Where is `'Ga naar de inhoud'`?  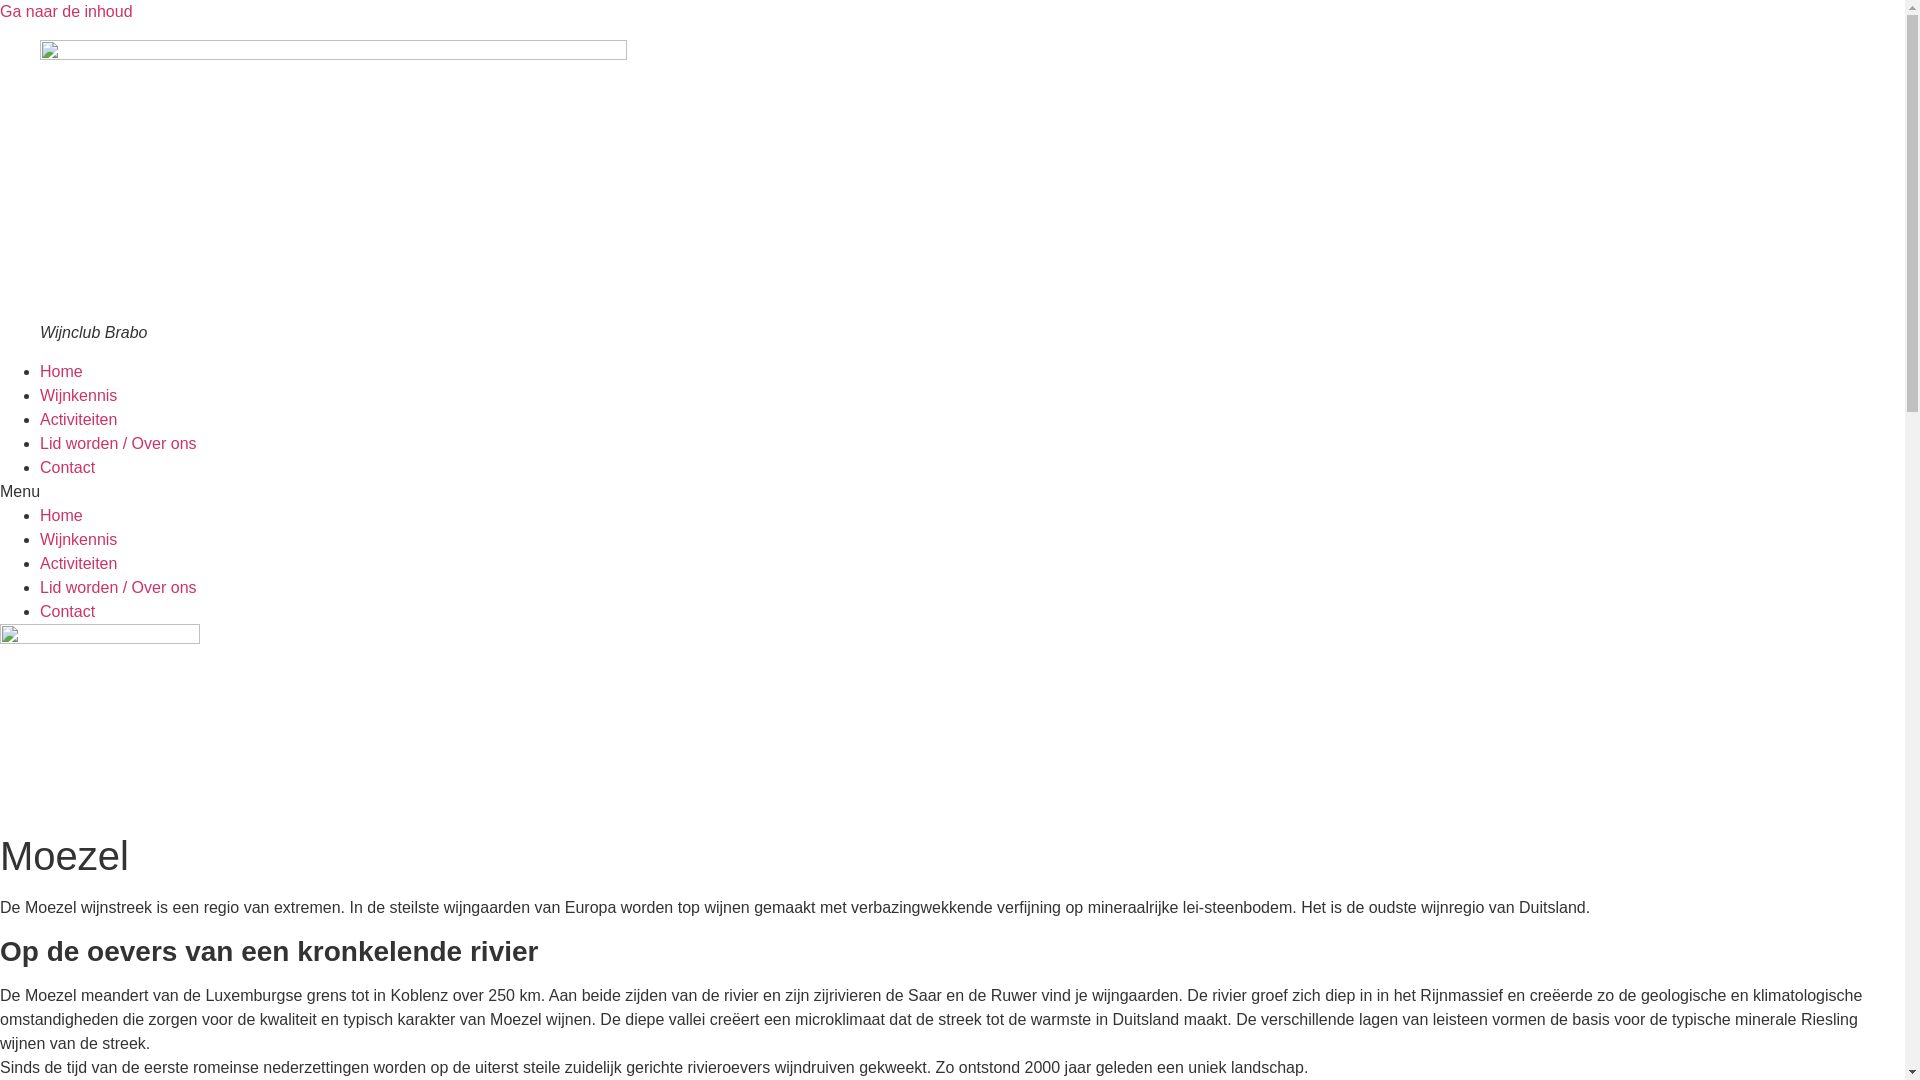
'Ga naar de inhoud' is located at coordinates (66, 11).